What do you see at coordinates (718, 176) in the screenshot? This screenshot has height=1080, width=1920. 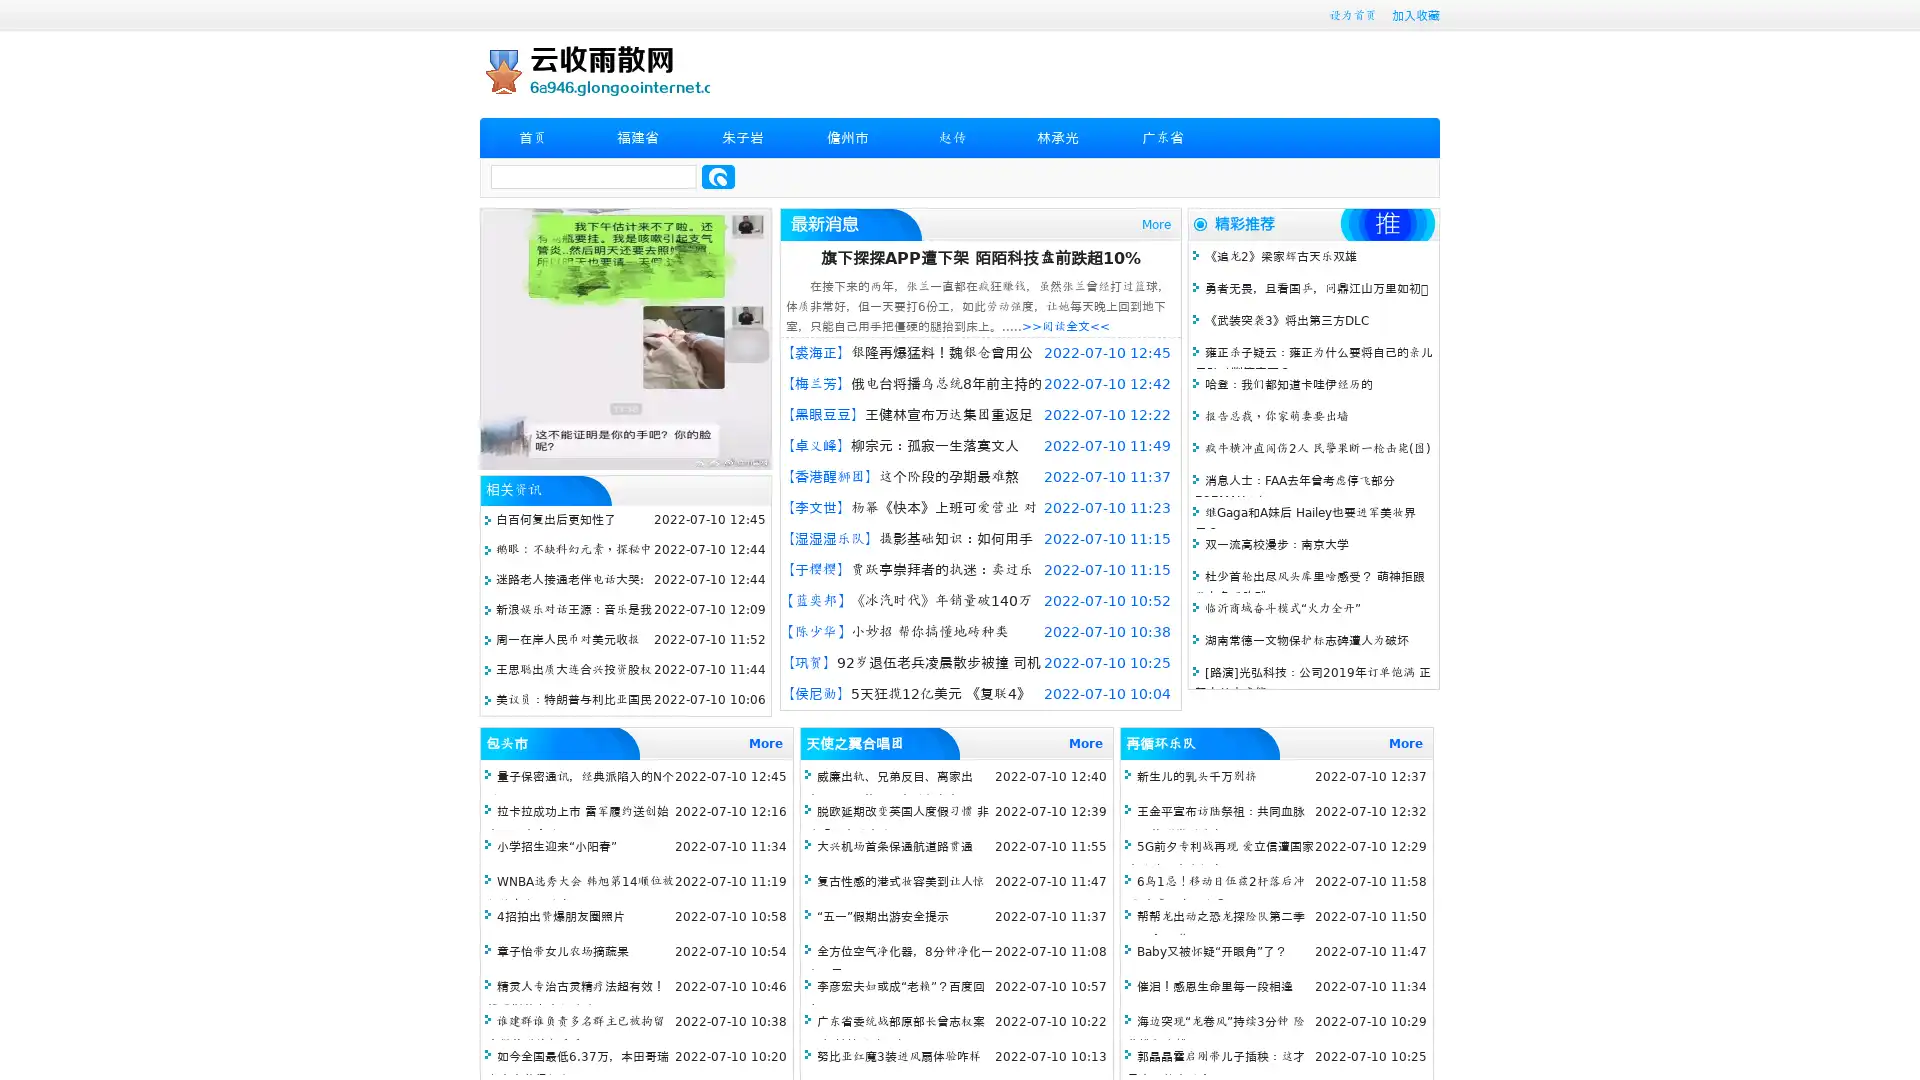 I see `Search` at bounding box center [718, 176].